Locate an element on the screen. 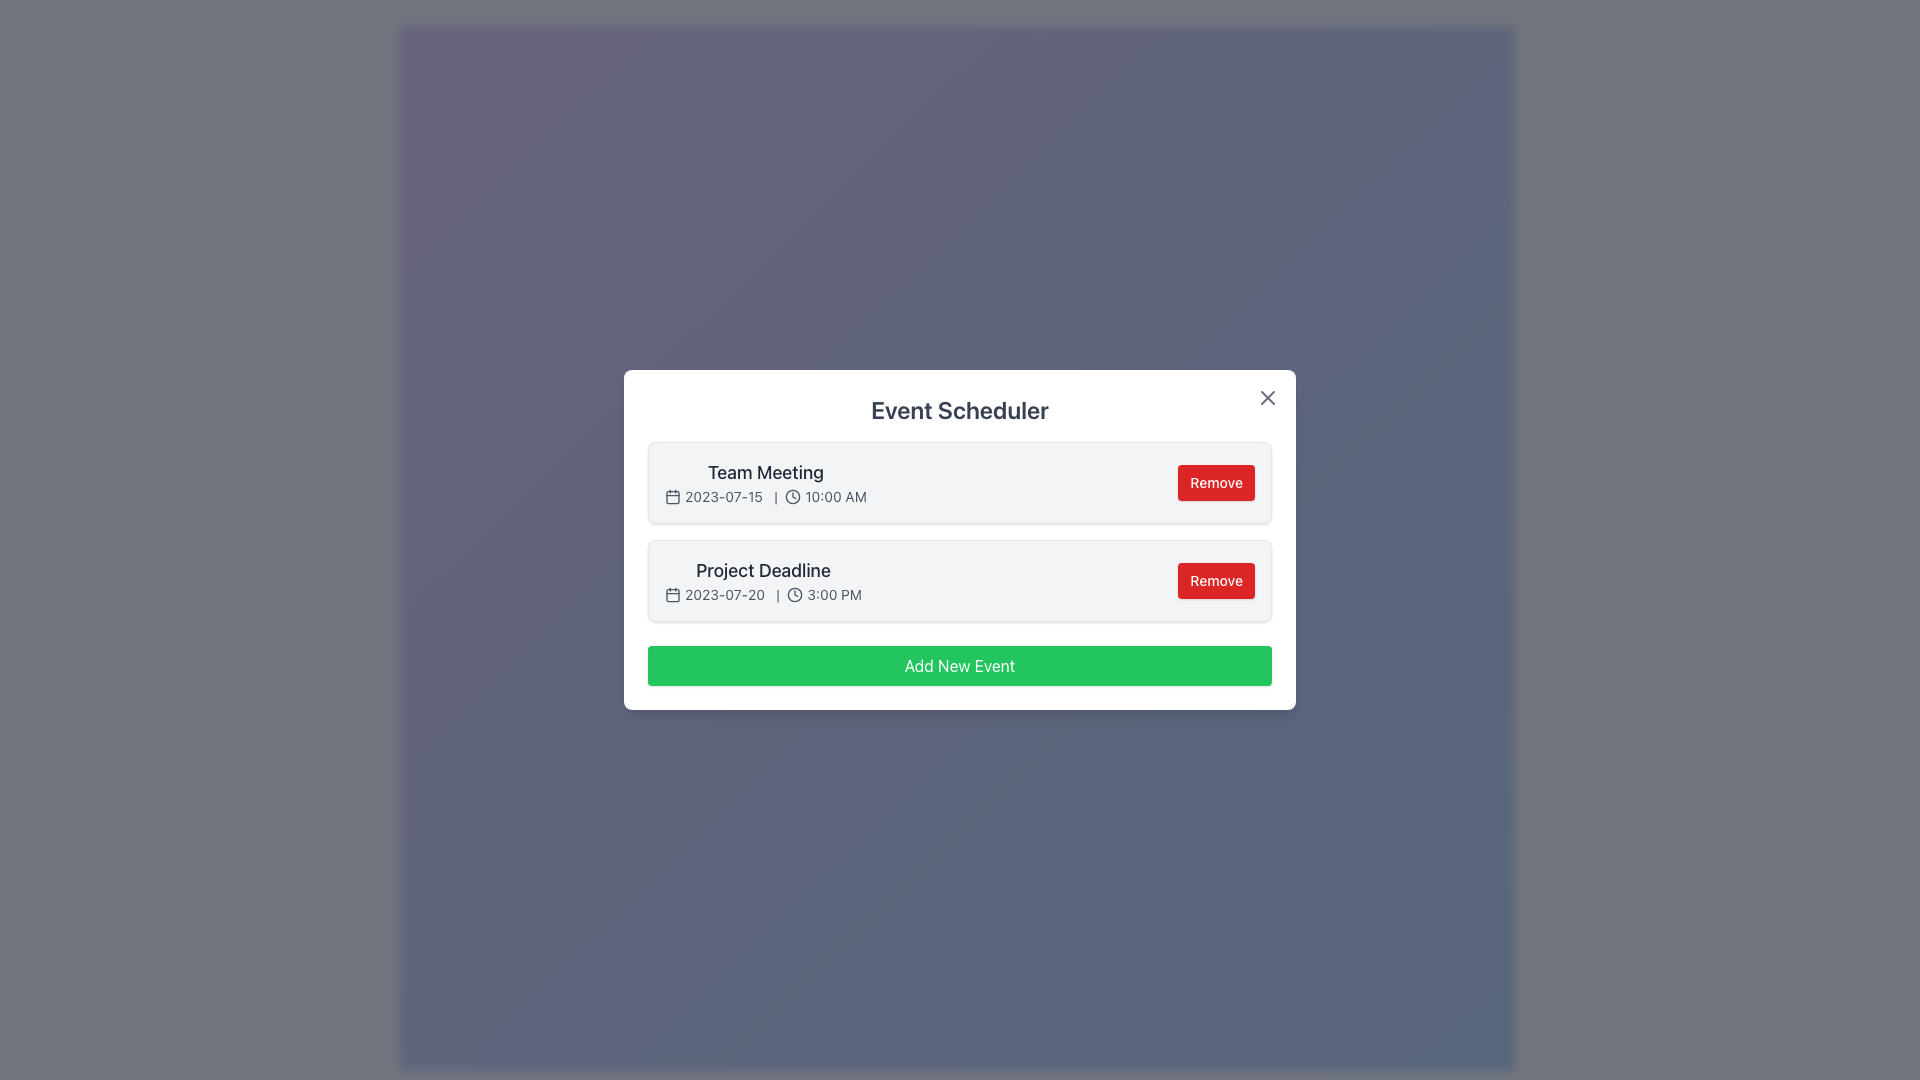 This screenshot has width=1920, height=1080. the icon representing the date '2023-07-20' in the event scheduler pop-up, located in the second entry of the list, adjacent to the clock icon is located at coordinates (672, 593).